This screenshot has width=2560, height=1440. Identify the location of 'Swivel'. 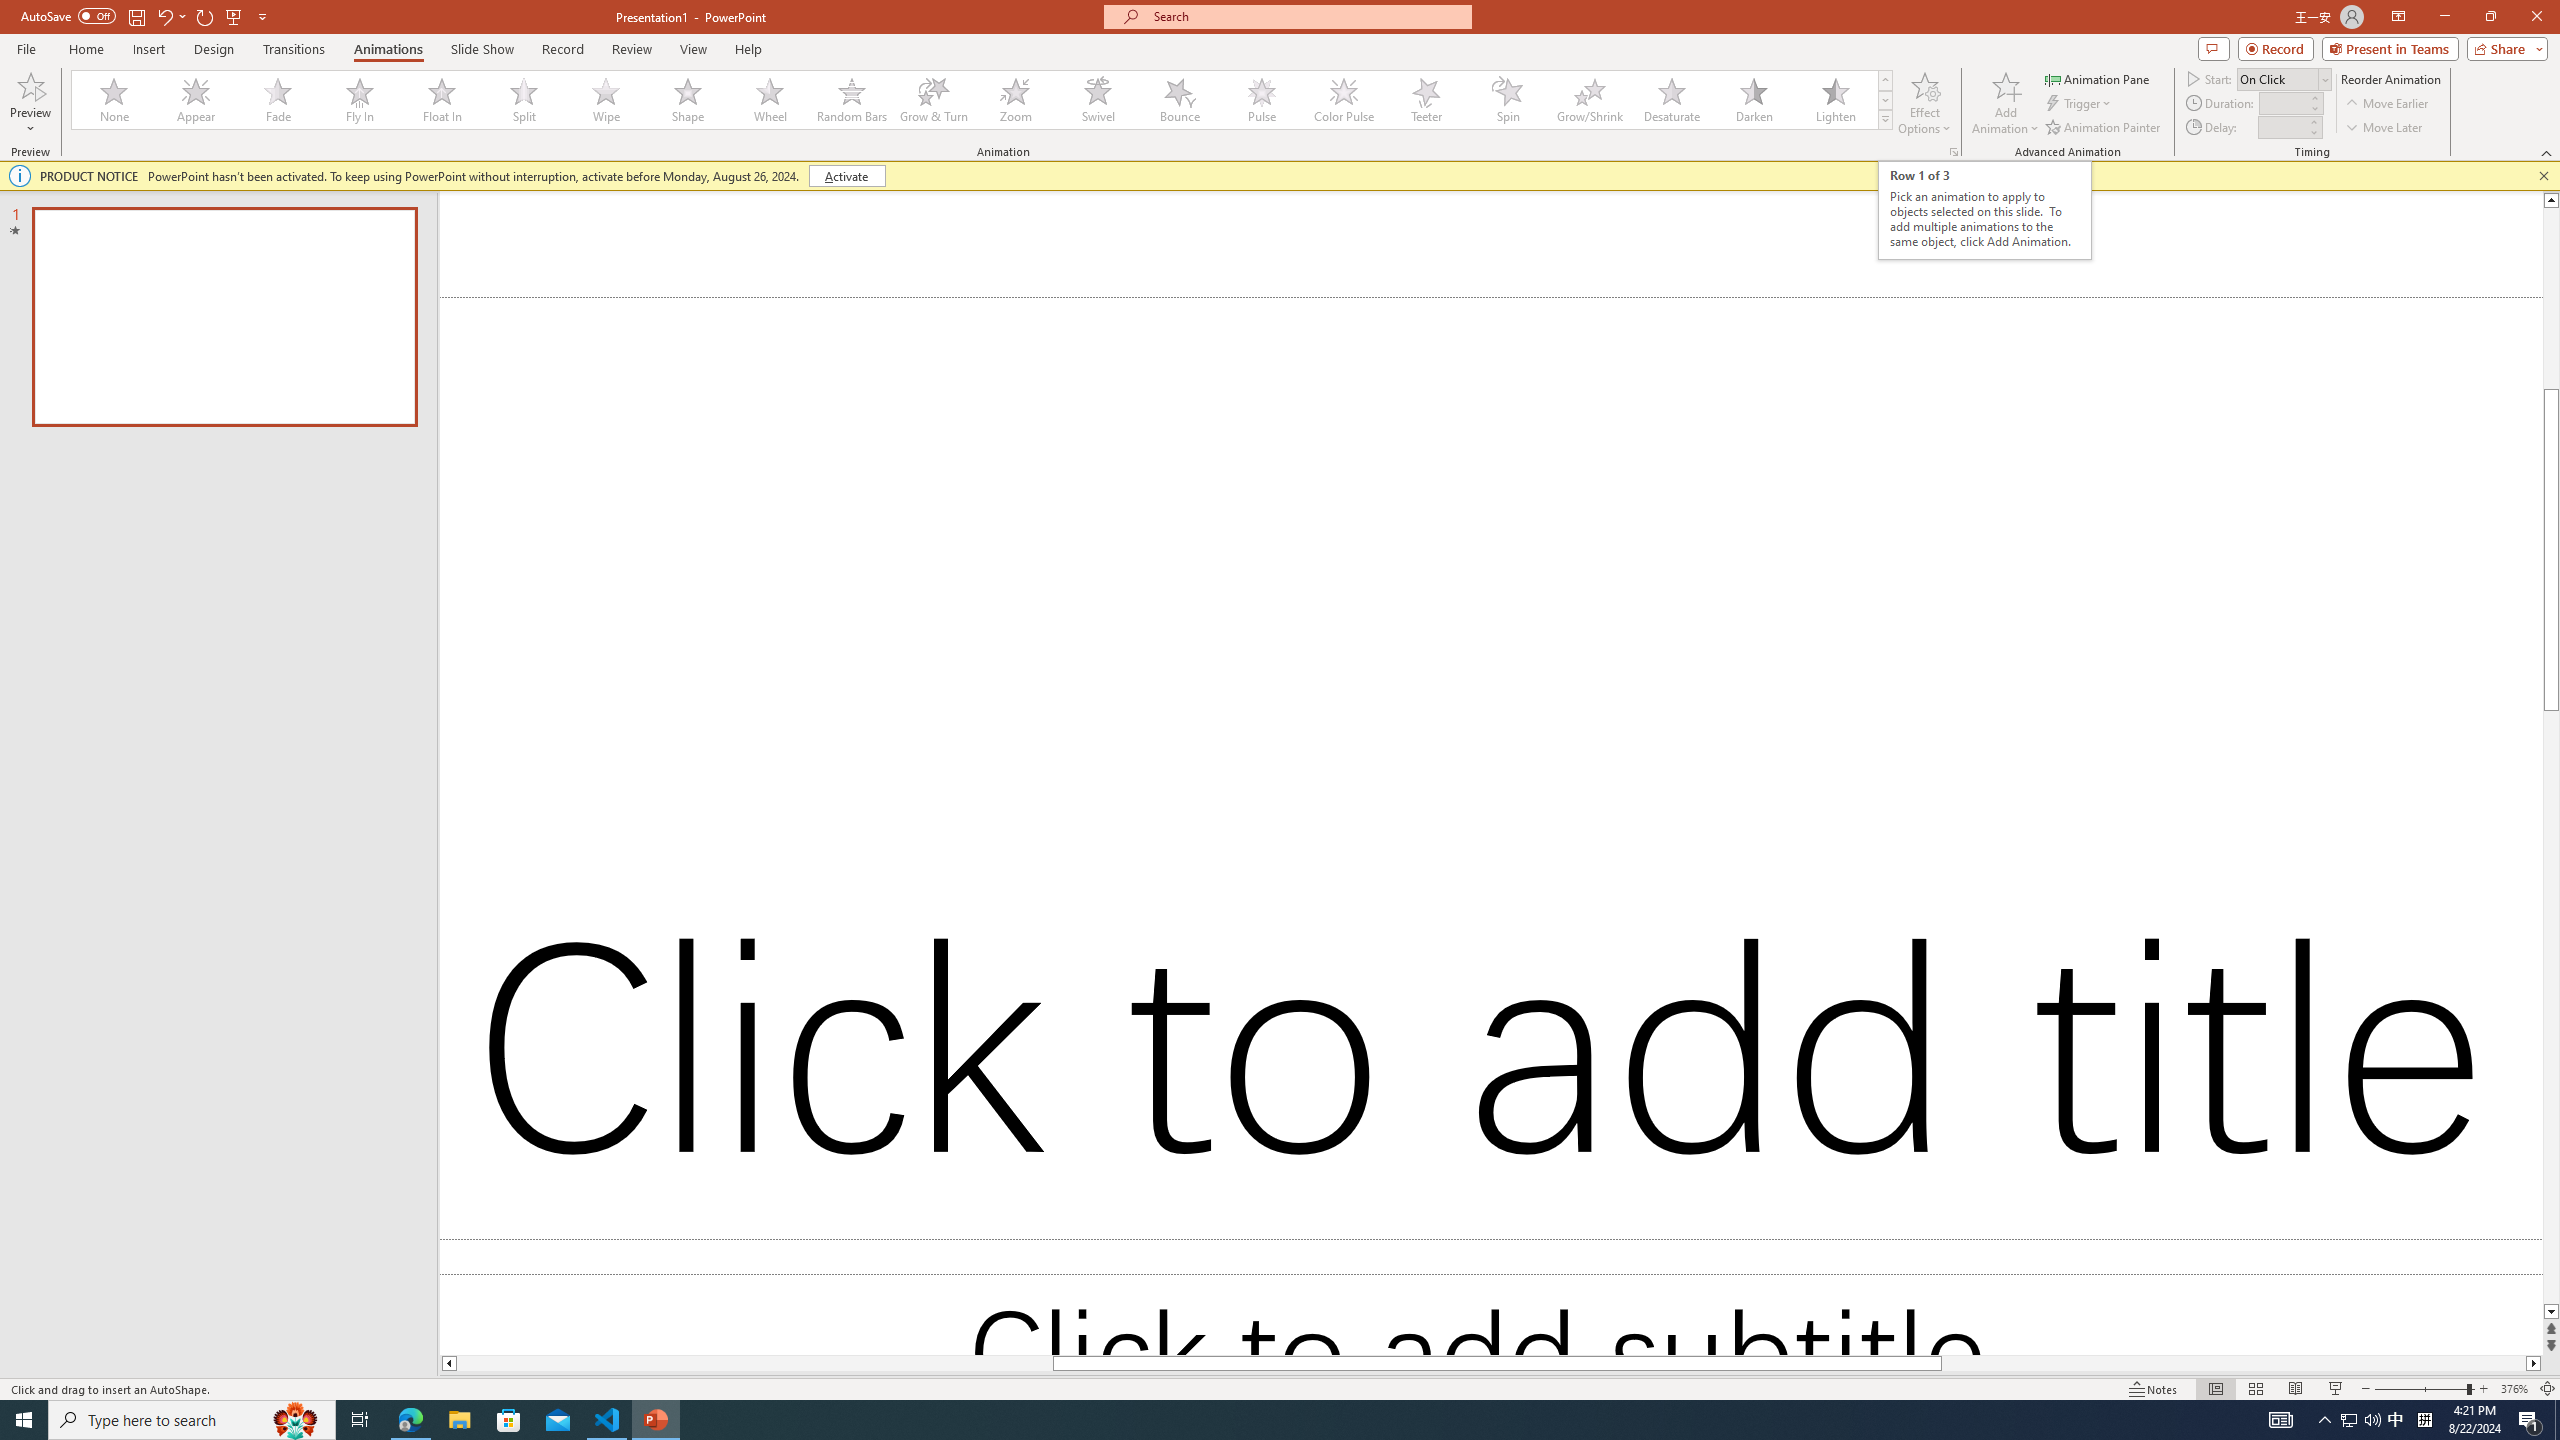
(1097, 99).